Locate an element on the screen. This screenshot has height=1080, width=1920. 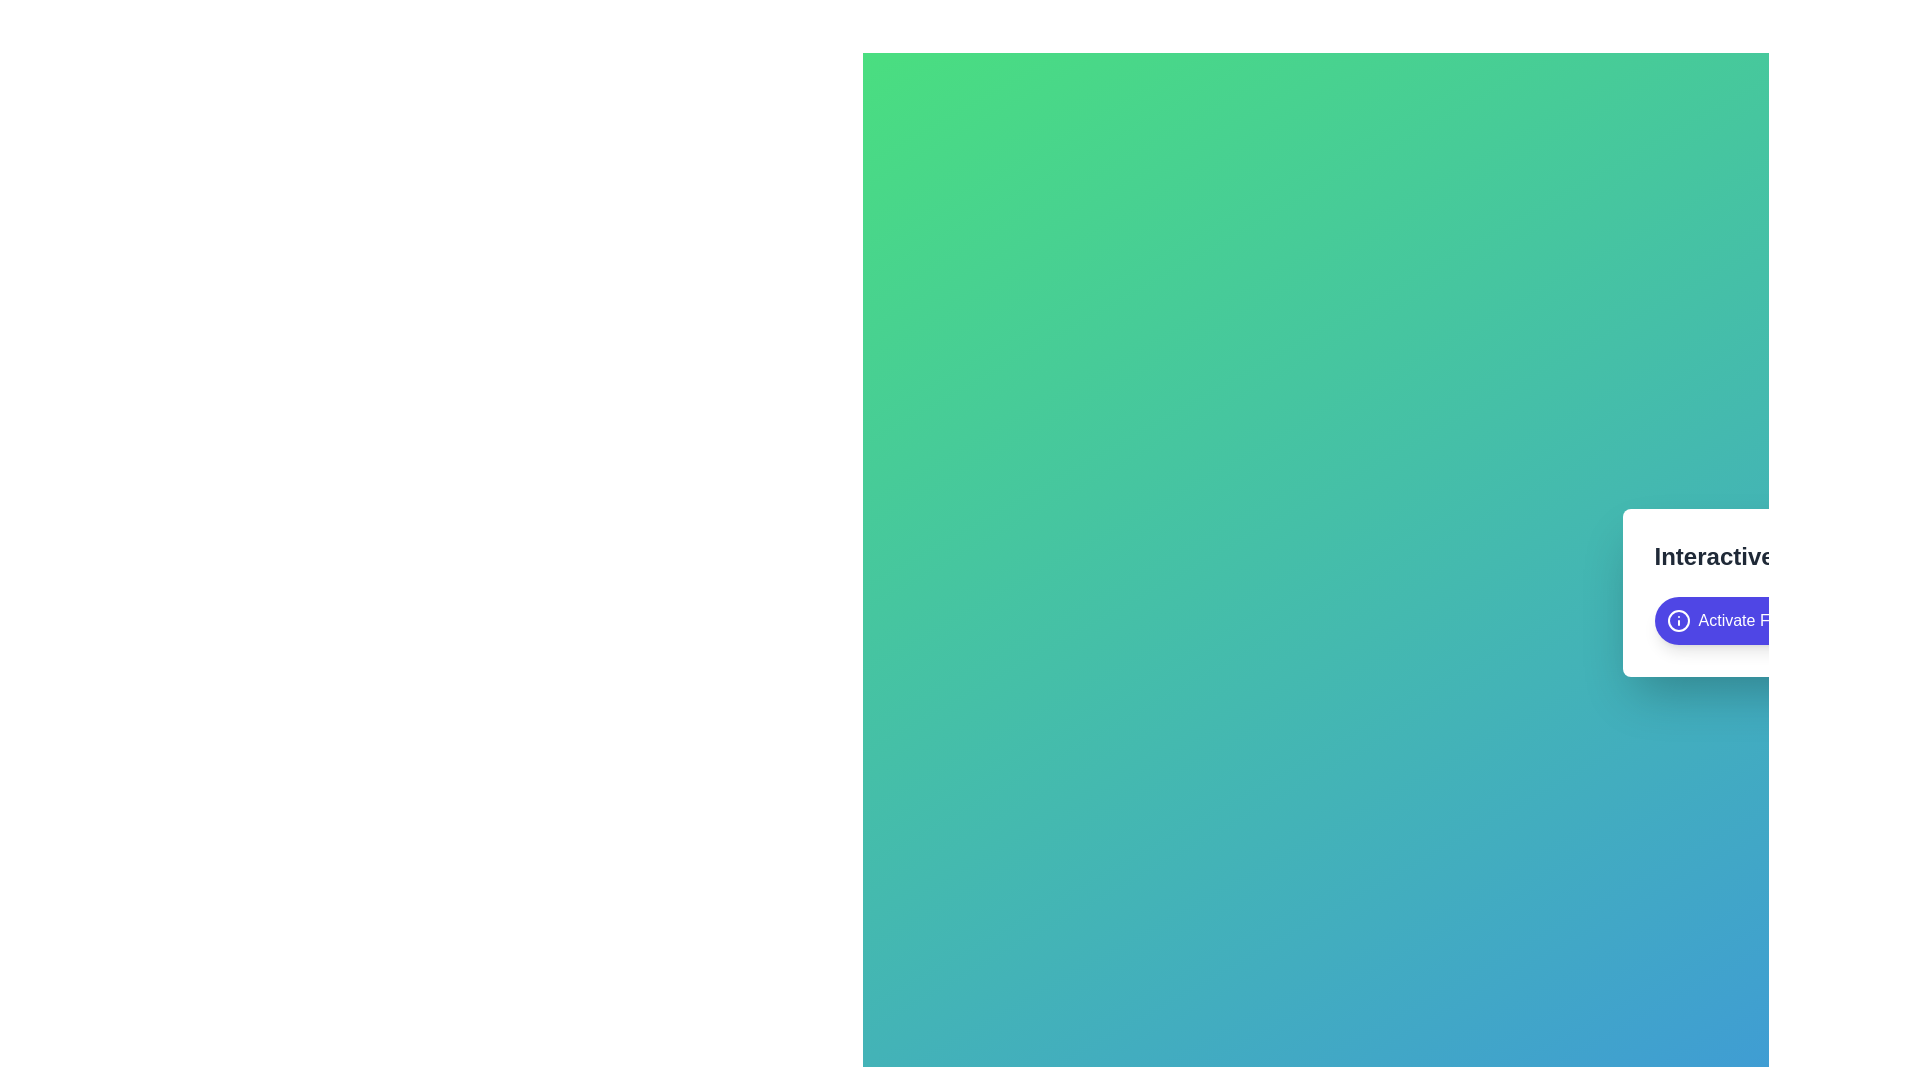
the informational icon located to the left of the 'Activate Feature' button for detailed explanations is located at coordinates (1678, 620).